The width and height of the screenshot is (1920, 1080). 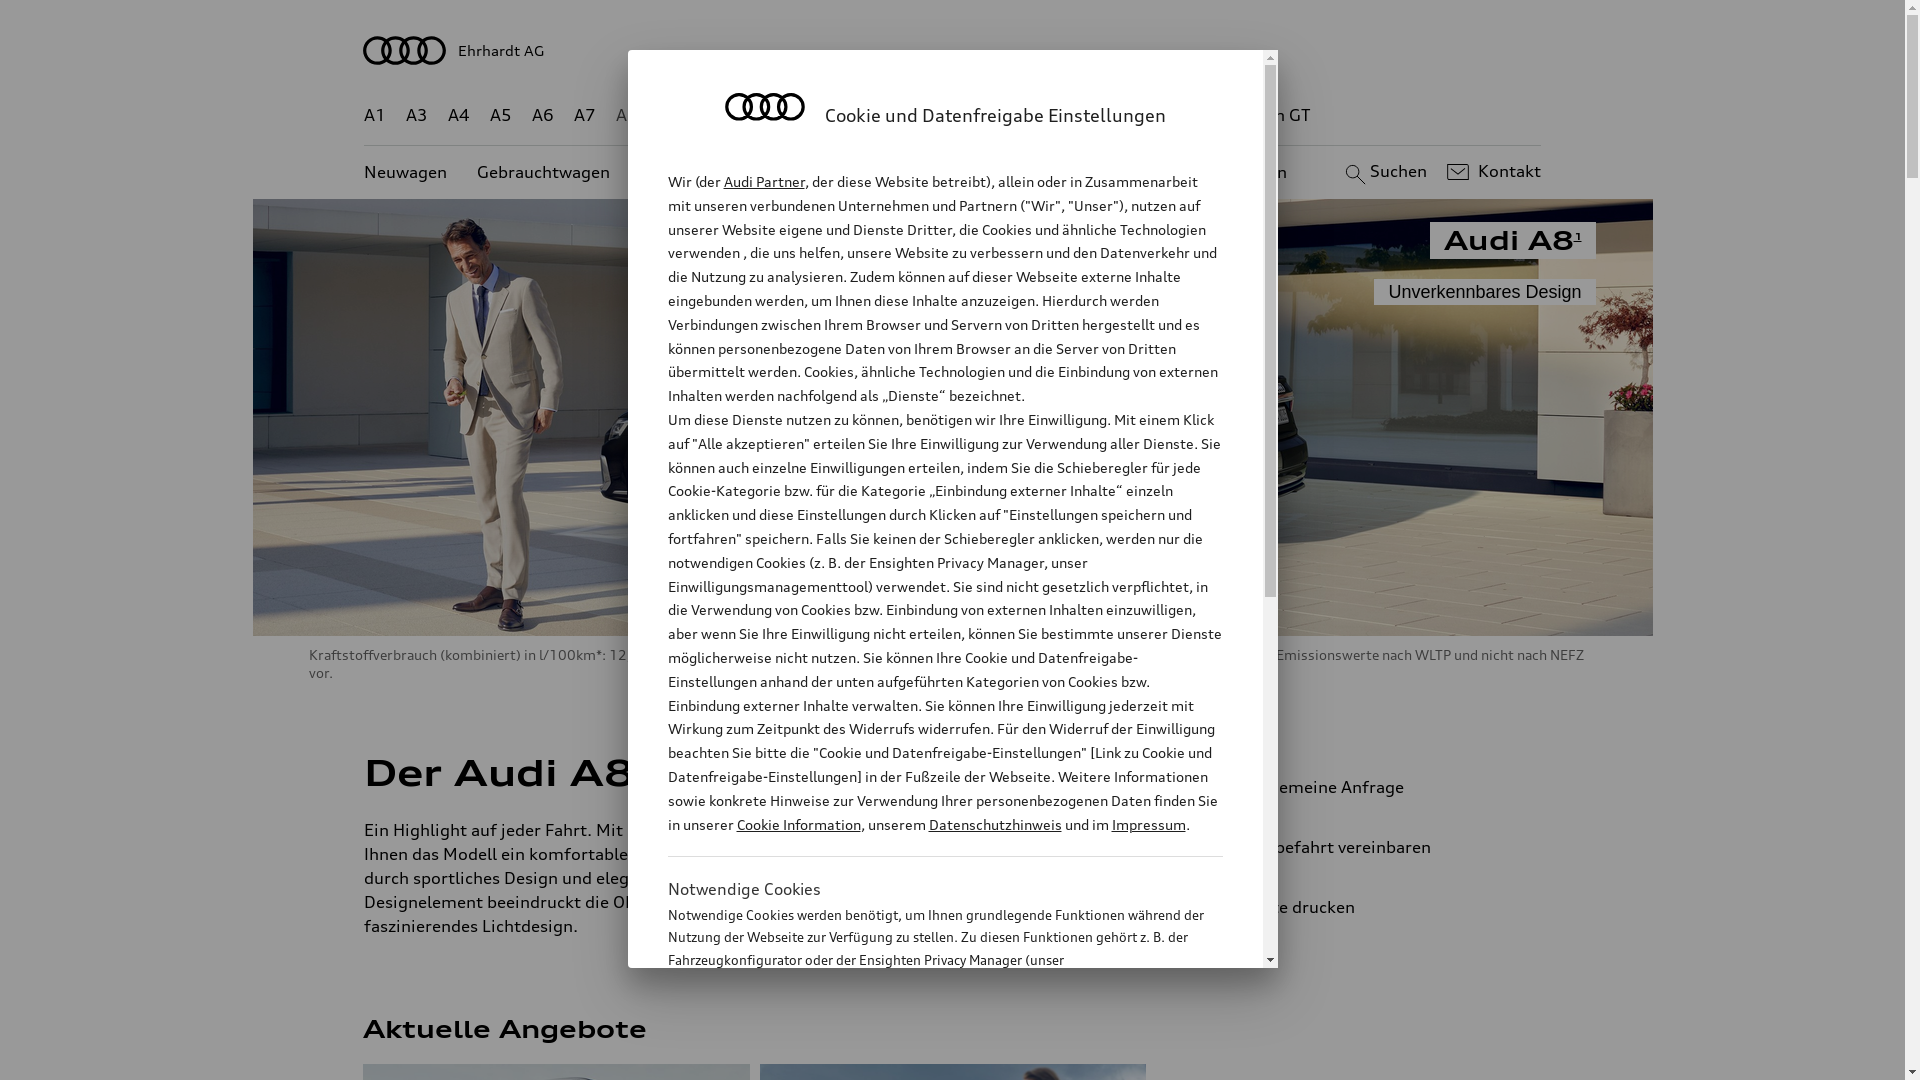 I want to click on 'e-tron GT', so click(x=1272, y=115).